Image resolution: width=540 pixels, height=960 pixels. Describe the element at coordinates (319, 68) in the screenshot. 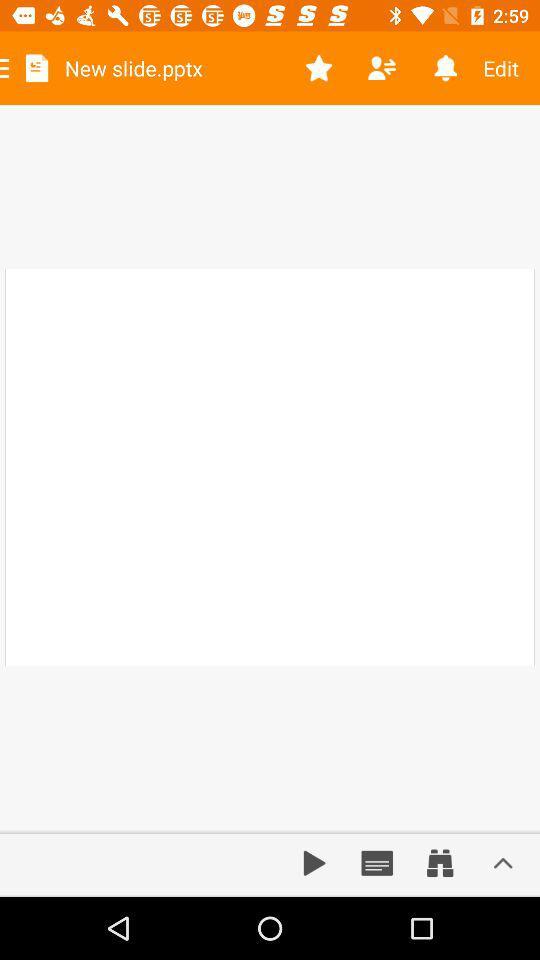

I see `the icon next to the new slide.pptx item` at that location.